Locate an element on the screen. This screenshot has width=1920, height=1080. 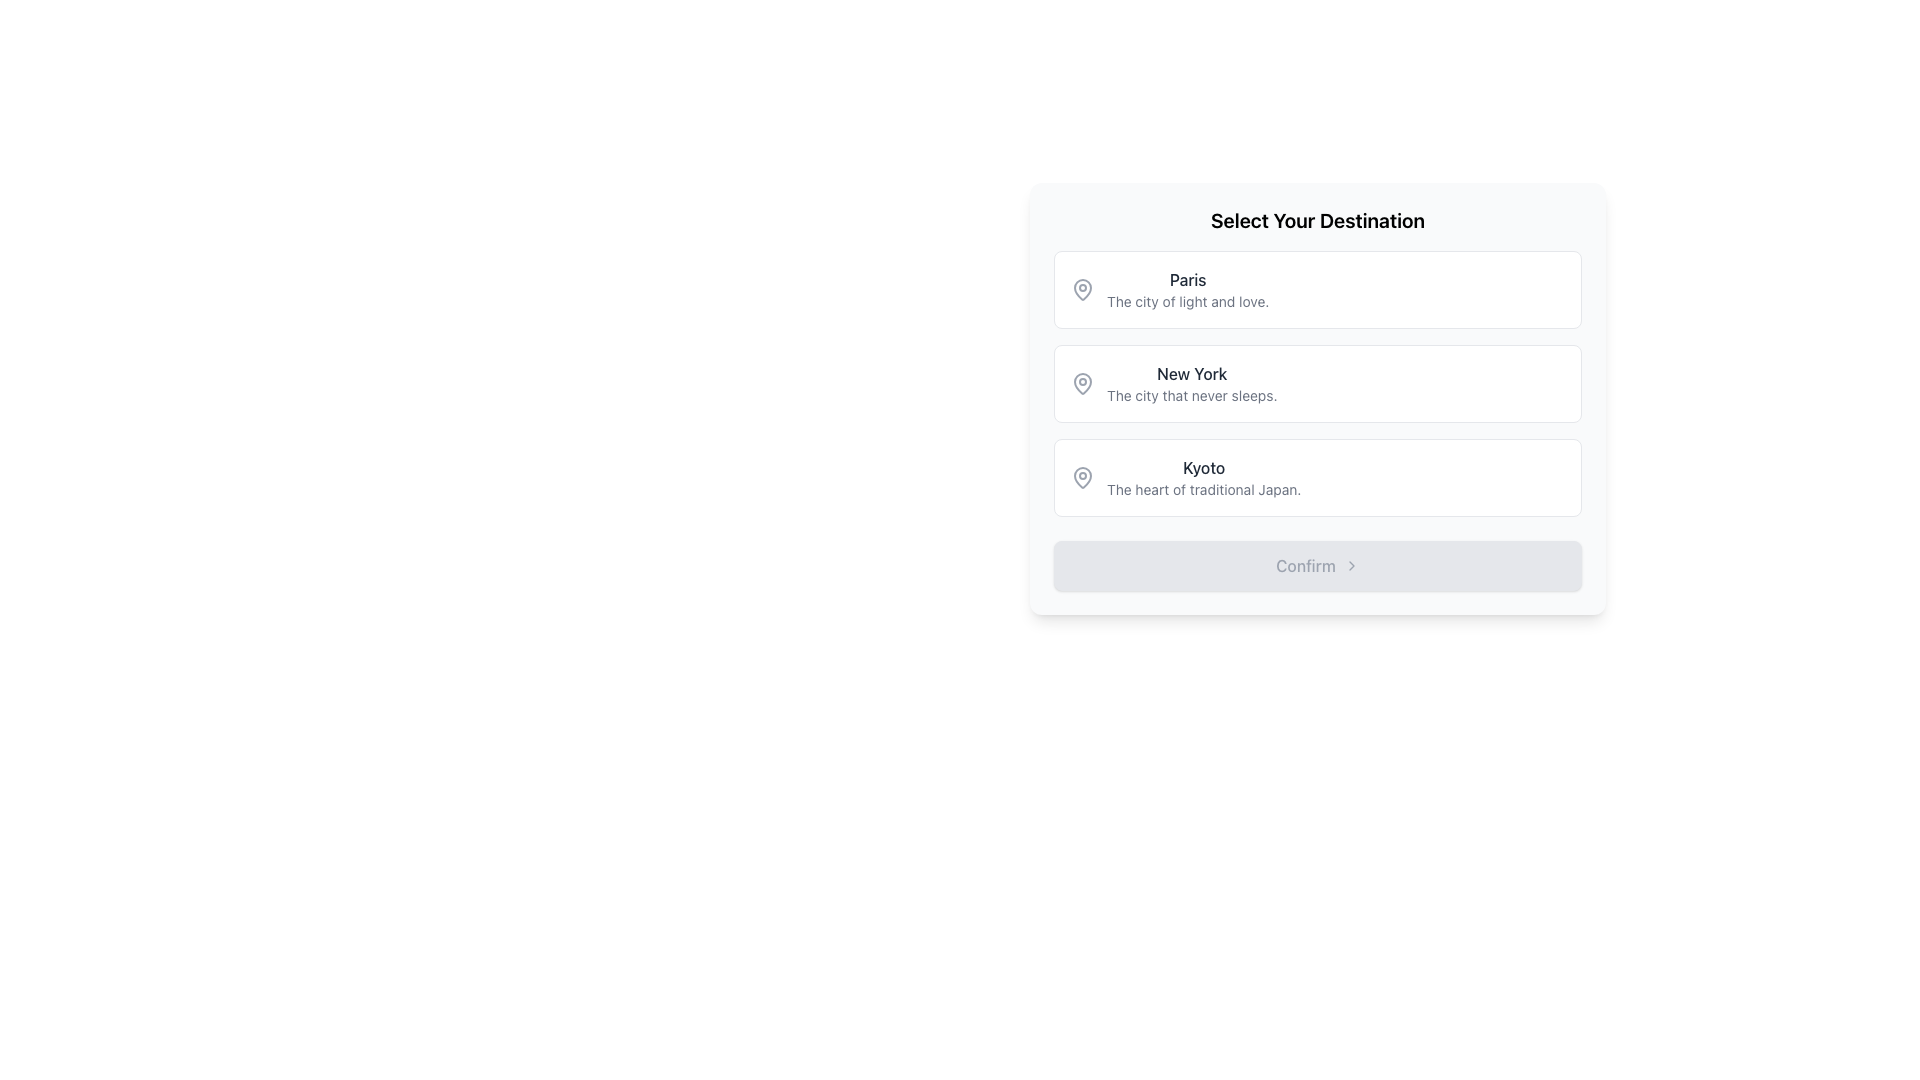
the pin icon, which resembles a location marker and is located to the left of the text 'Kyoto' in the 'Select Your Destination' options is located at coordinates (1082, 478).